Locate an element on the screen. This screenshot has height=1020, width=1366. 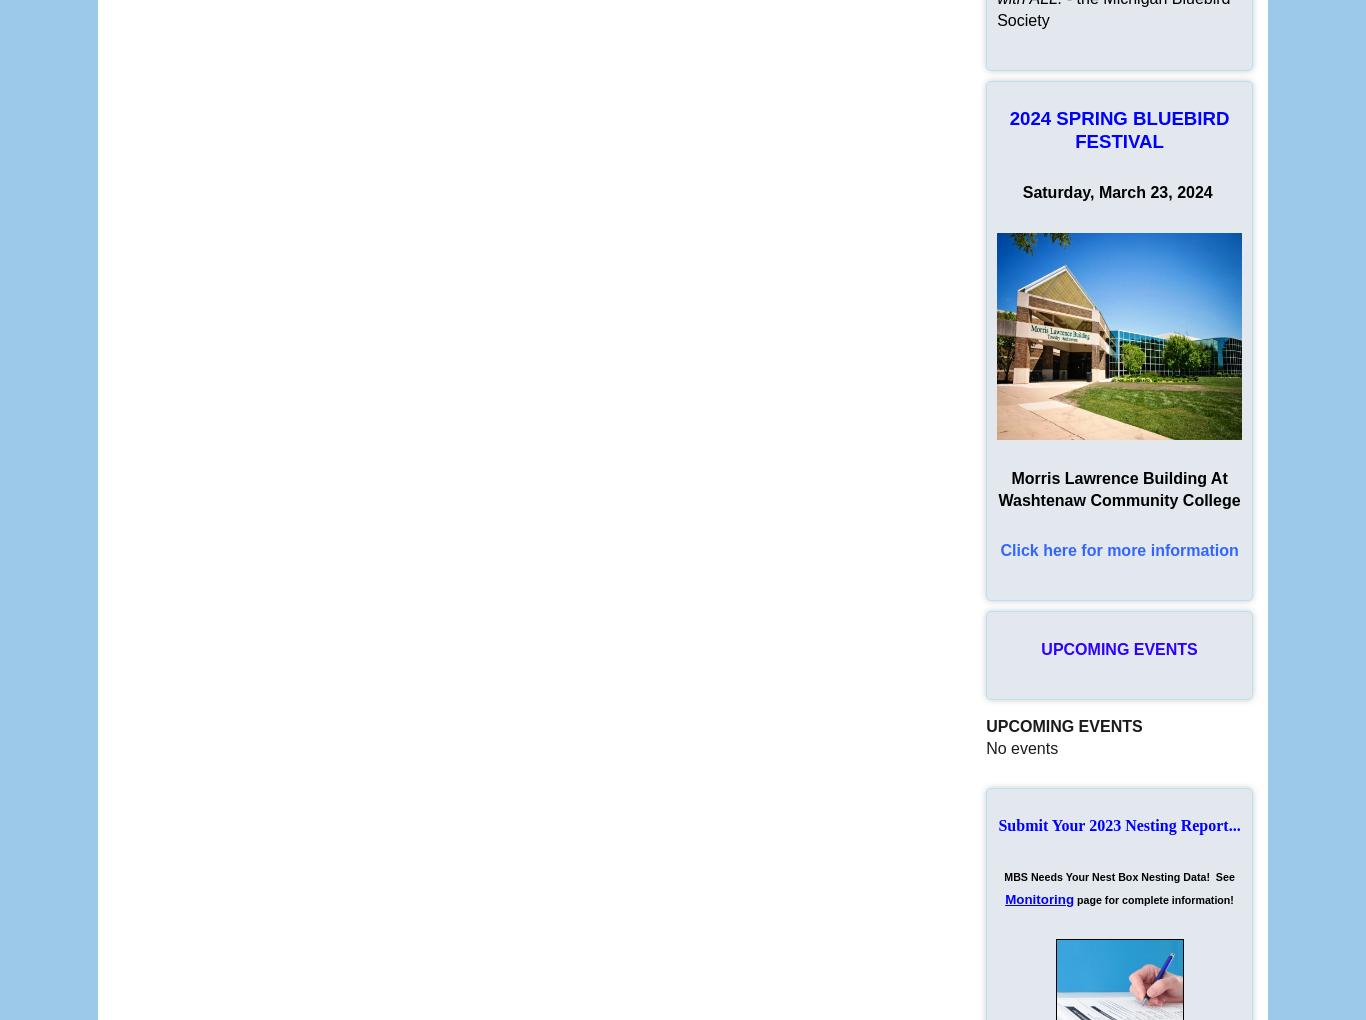
'Monitoring' is located at coordinates (1038, 899).